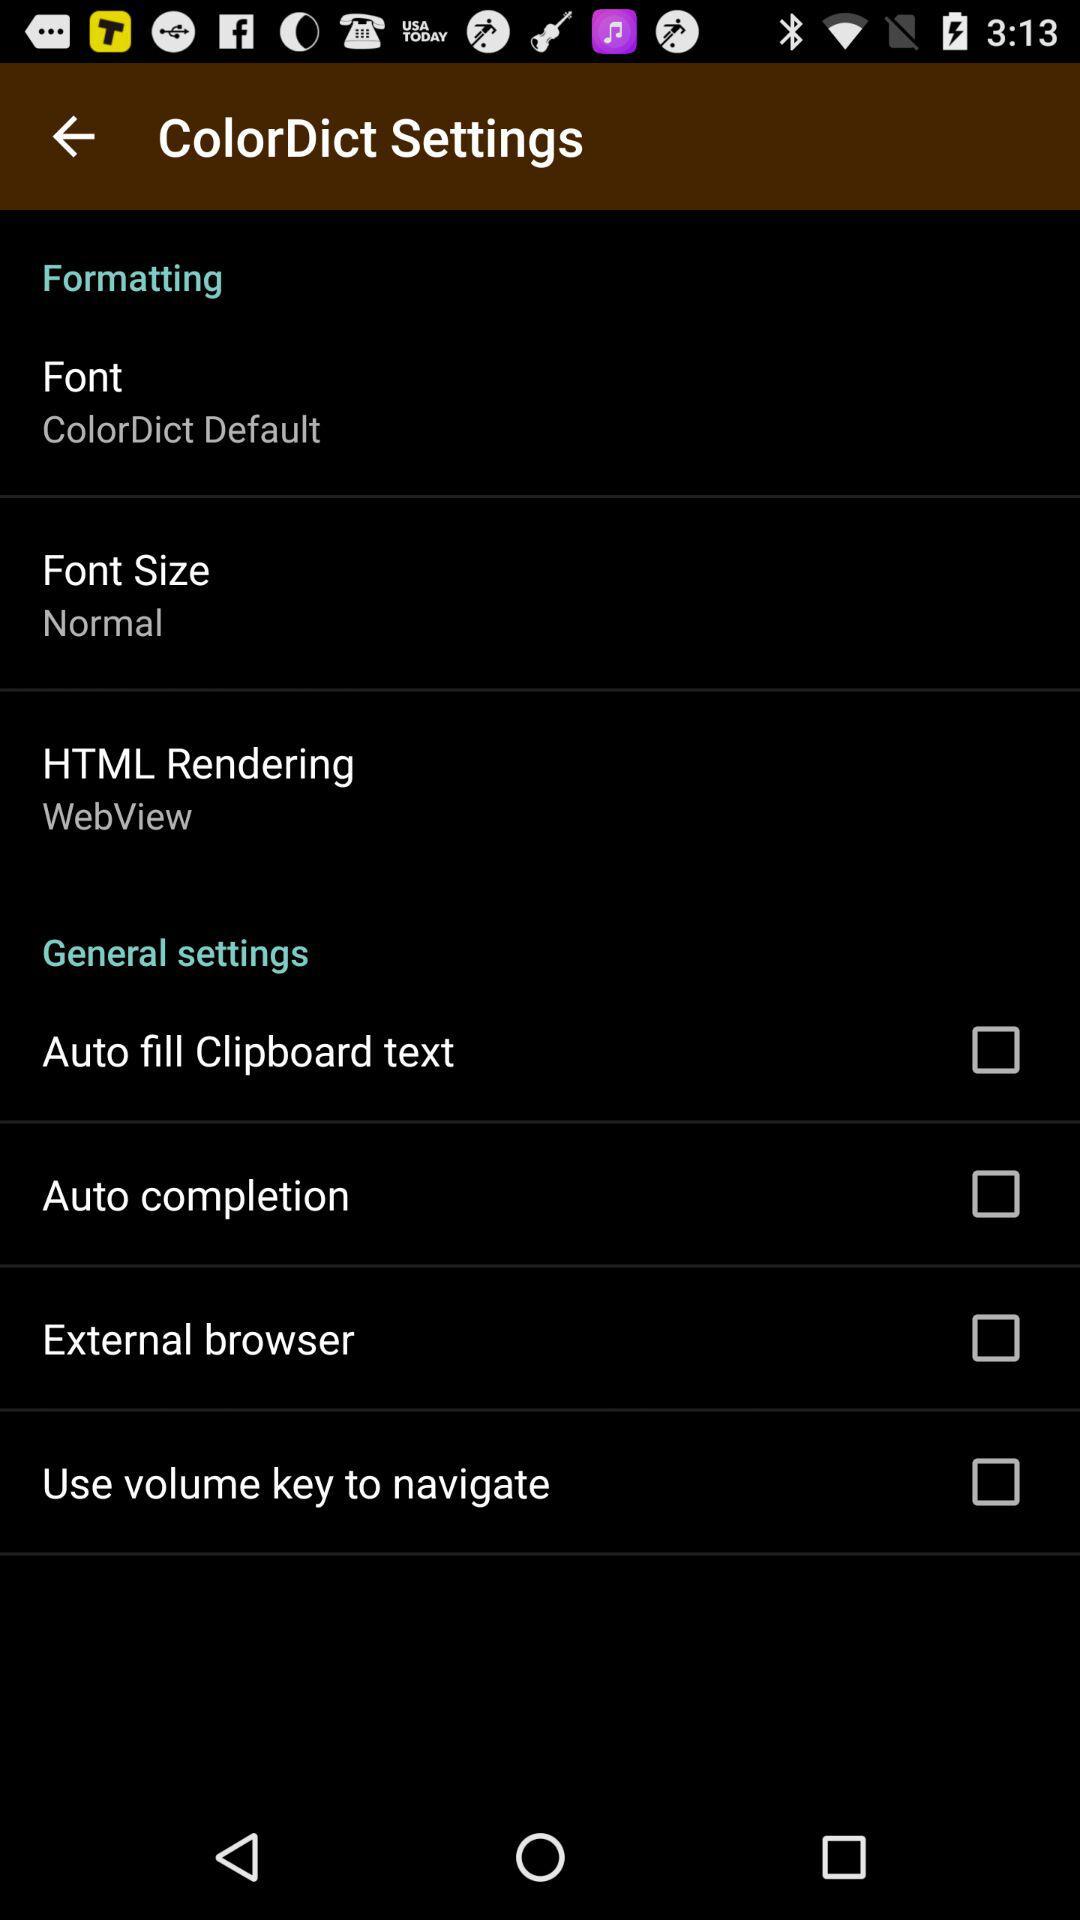  What do you see at coordinates (540, 929) in the screenshot?
I see `the icon at the center` at bounding box center [540, 929].